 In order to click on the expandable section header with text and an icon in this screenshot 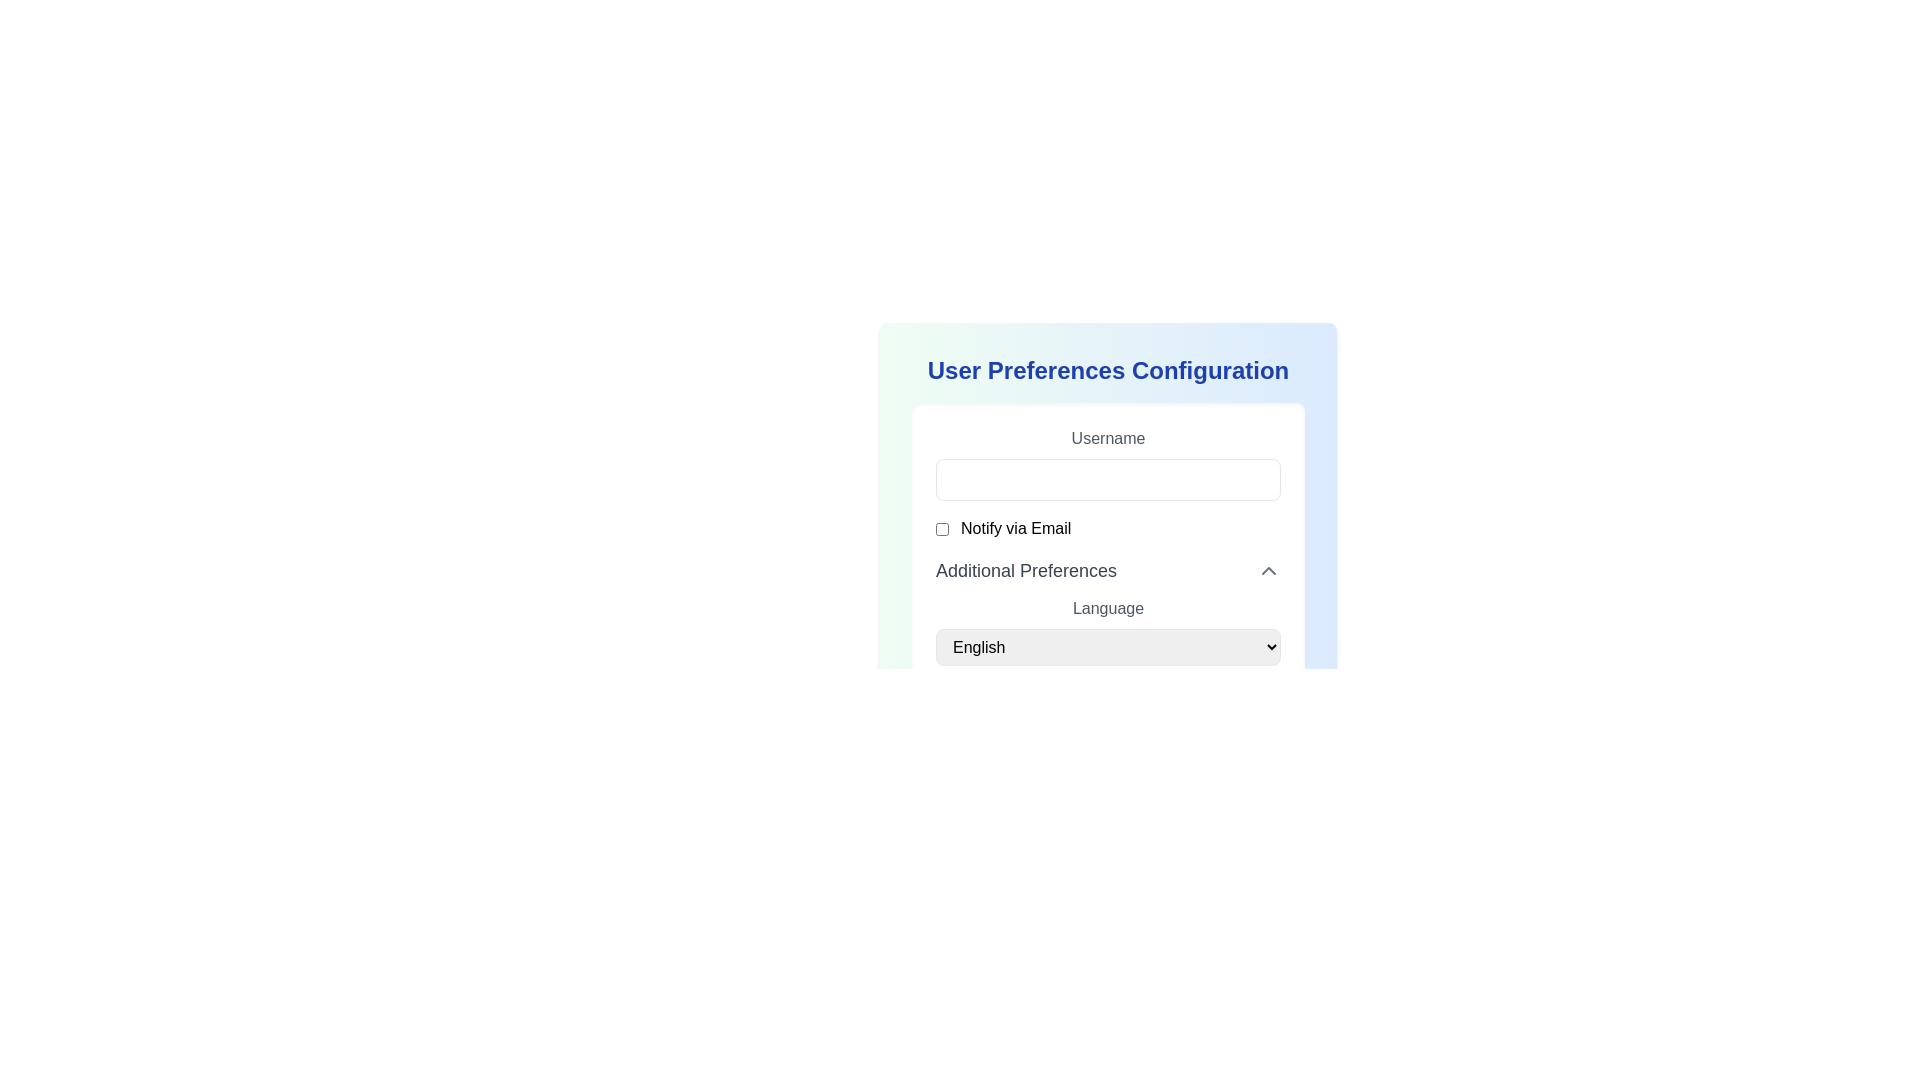, I will do `click(1107, 570)`.